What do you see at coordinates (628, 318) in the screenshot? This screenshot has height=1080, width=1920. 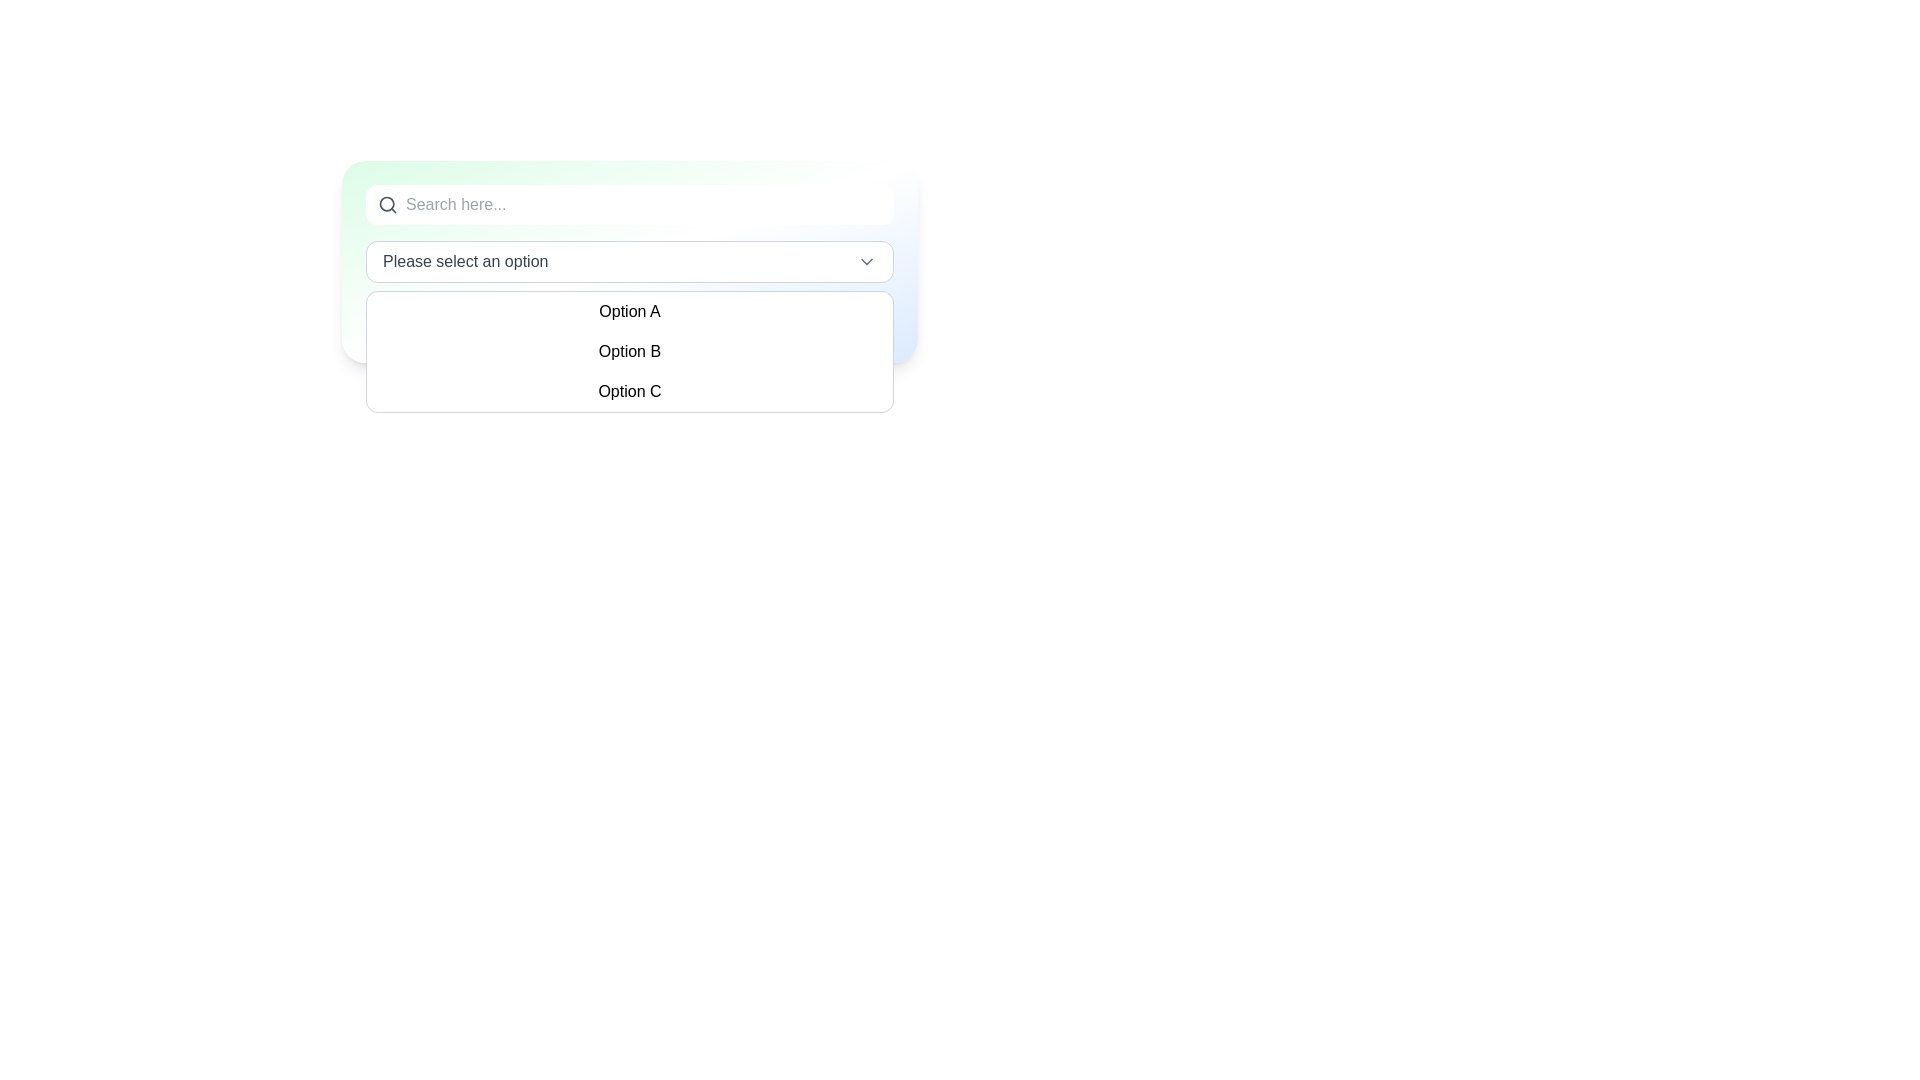 I see `the first selectable option in the dropdown menu labeled 'Please select an option'` at bounding box center [628, 318].